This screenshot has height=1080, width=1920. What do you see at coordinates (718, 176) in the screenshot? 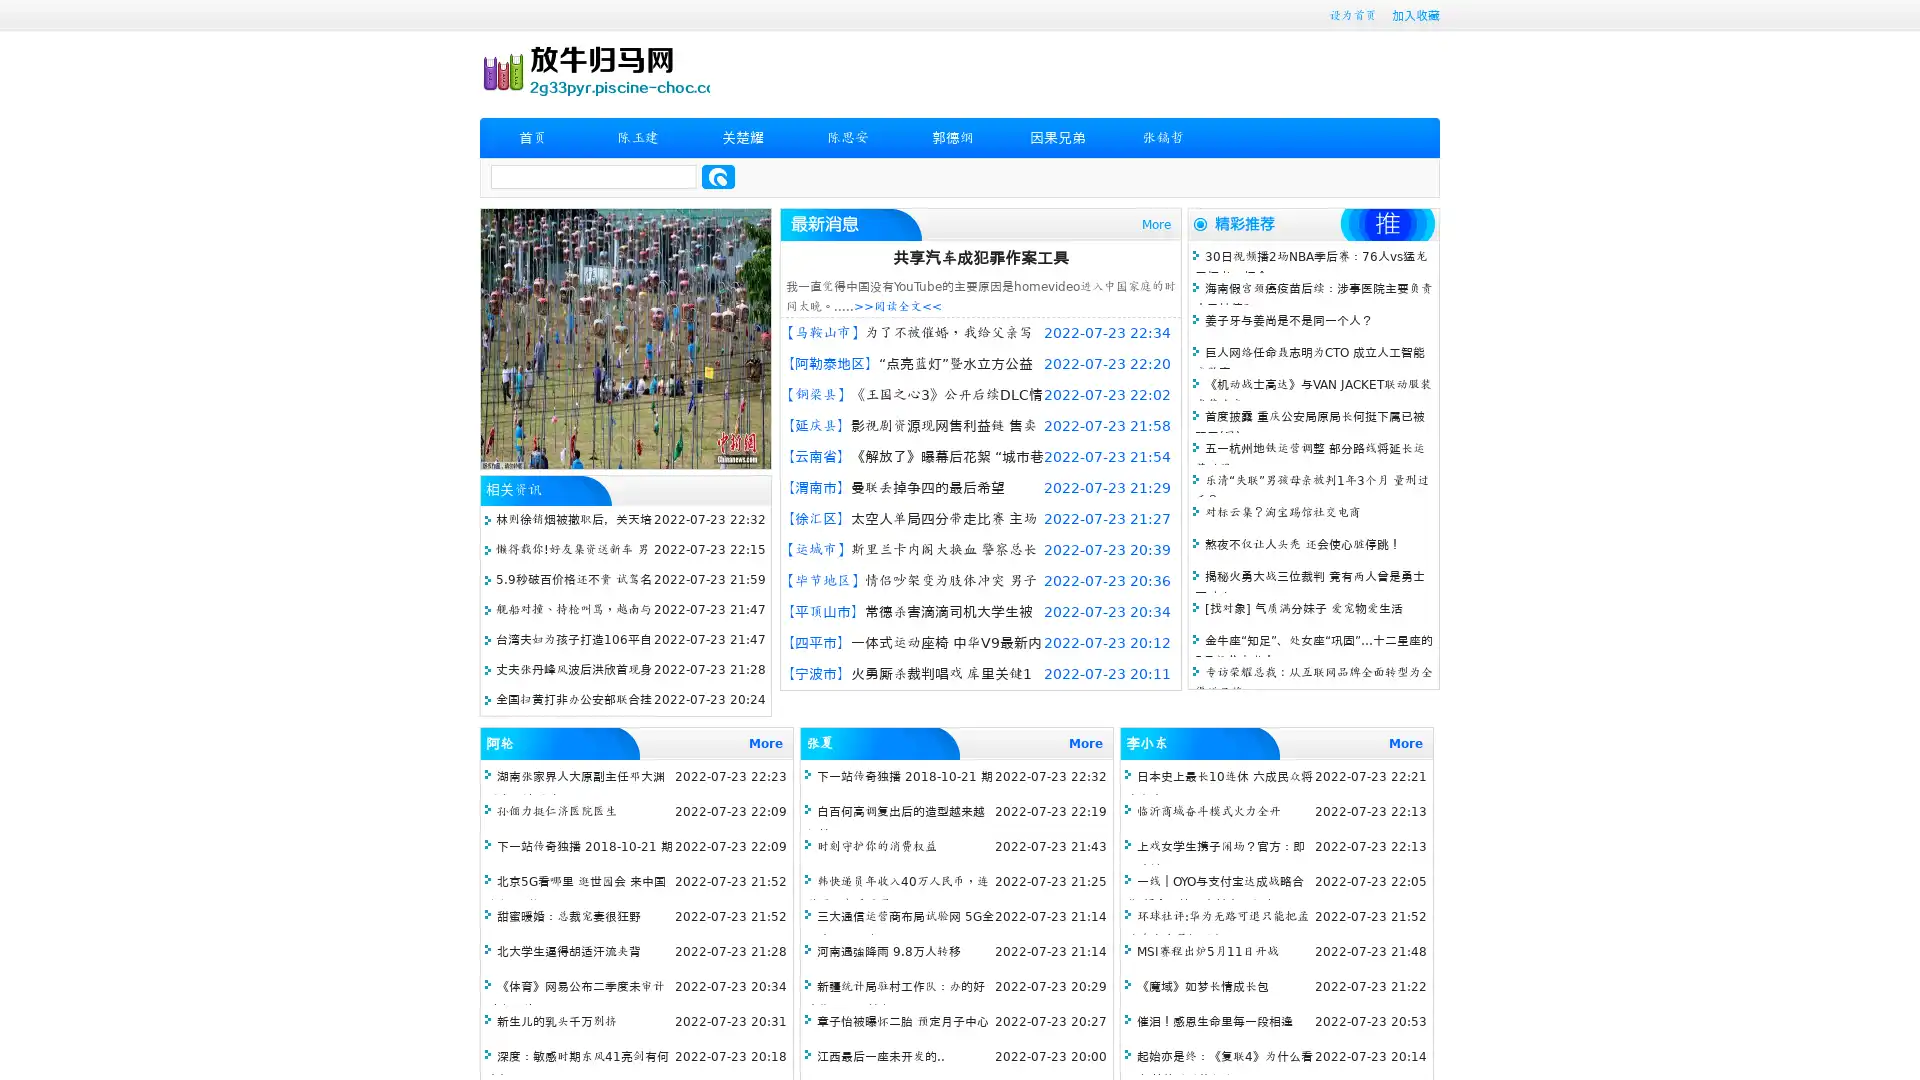
I see `Search` at bounding box center [718, 176].